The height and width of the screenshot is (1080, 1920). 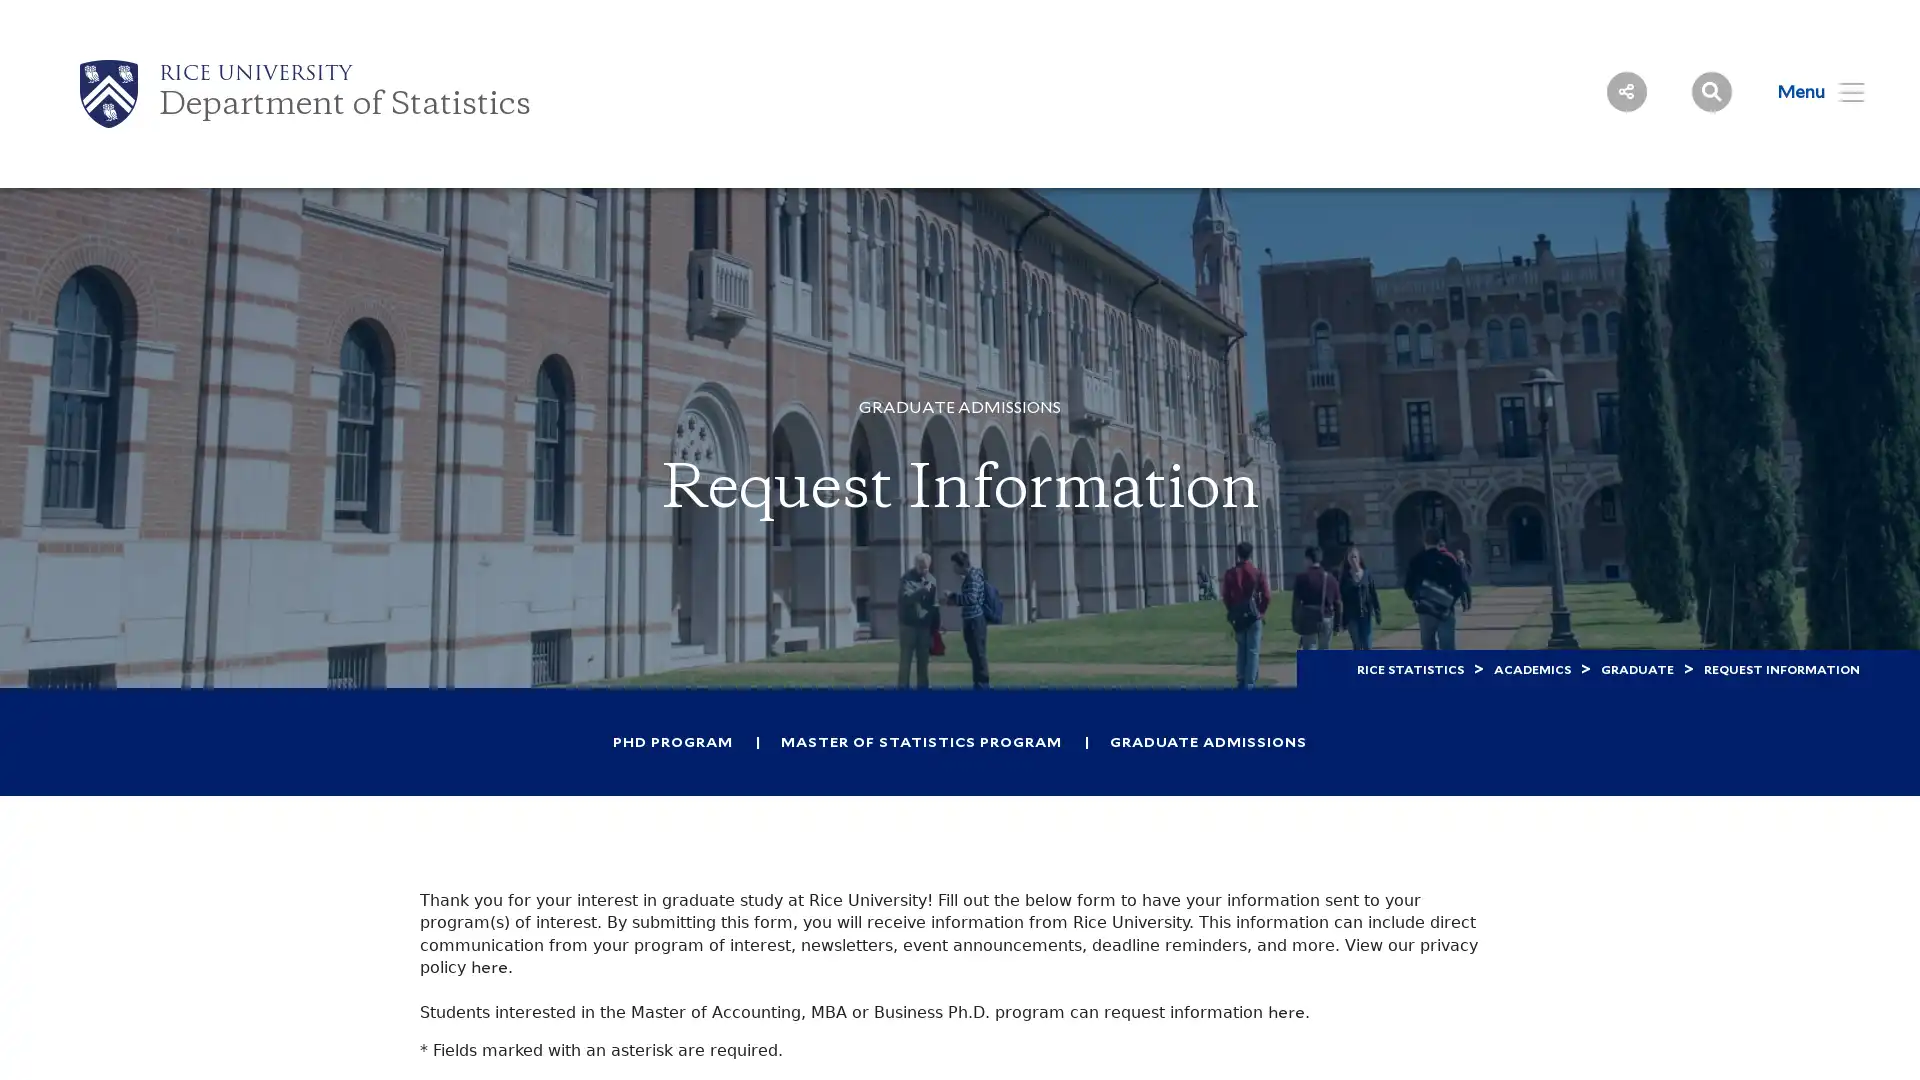 What do you see at coordinates (1808, 91) in the screenshot?
I see `Open Menu` at bounding box center [1808, 91].